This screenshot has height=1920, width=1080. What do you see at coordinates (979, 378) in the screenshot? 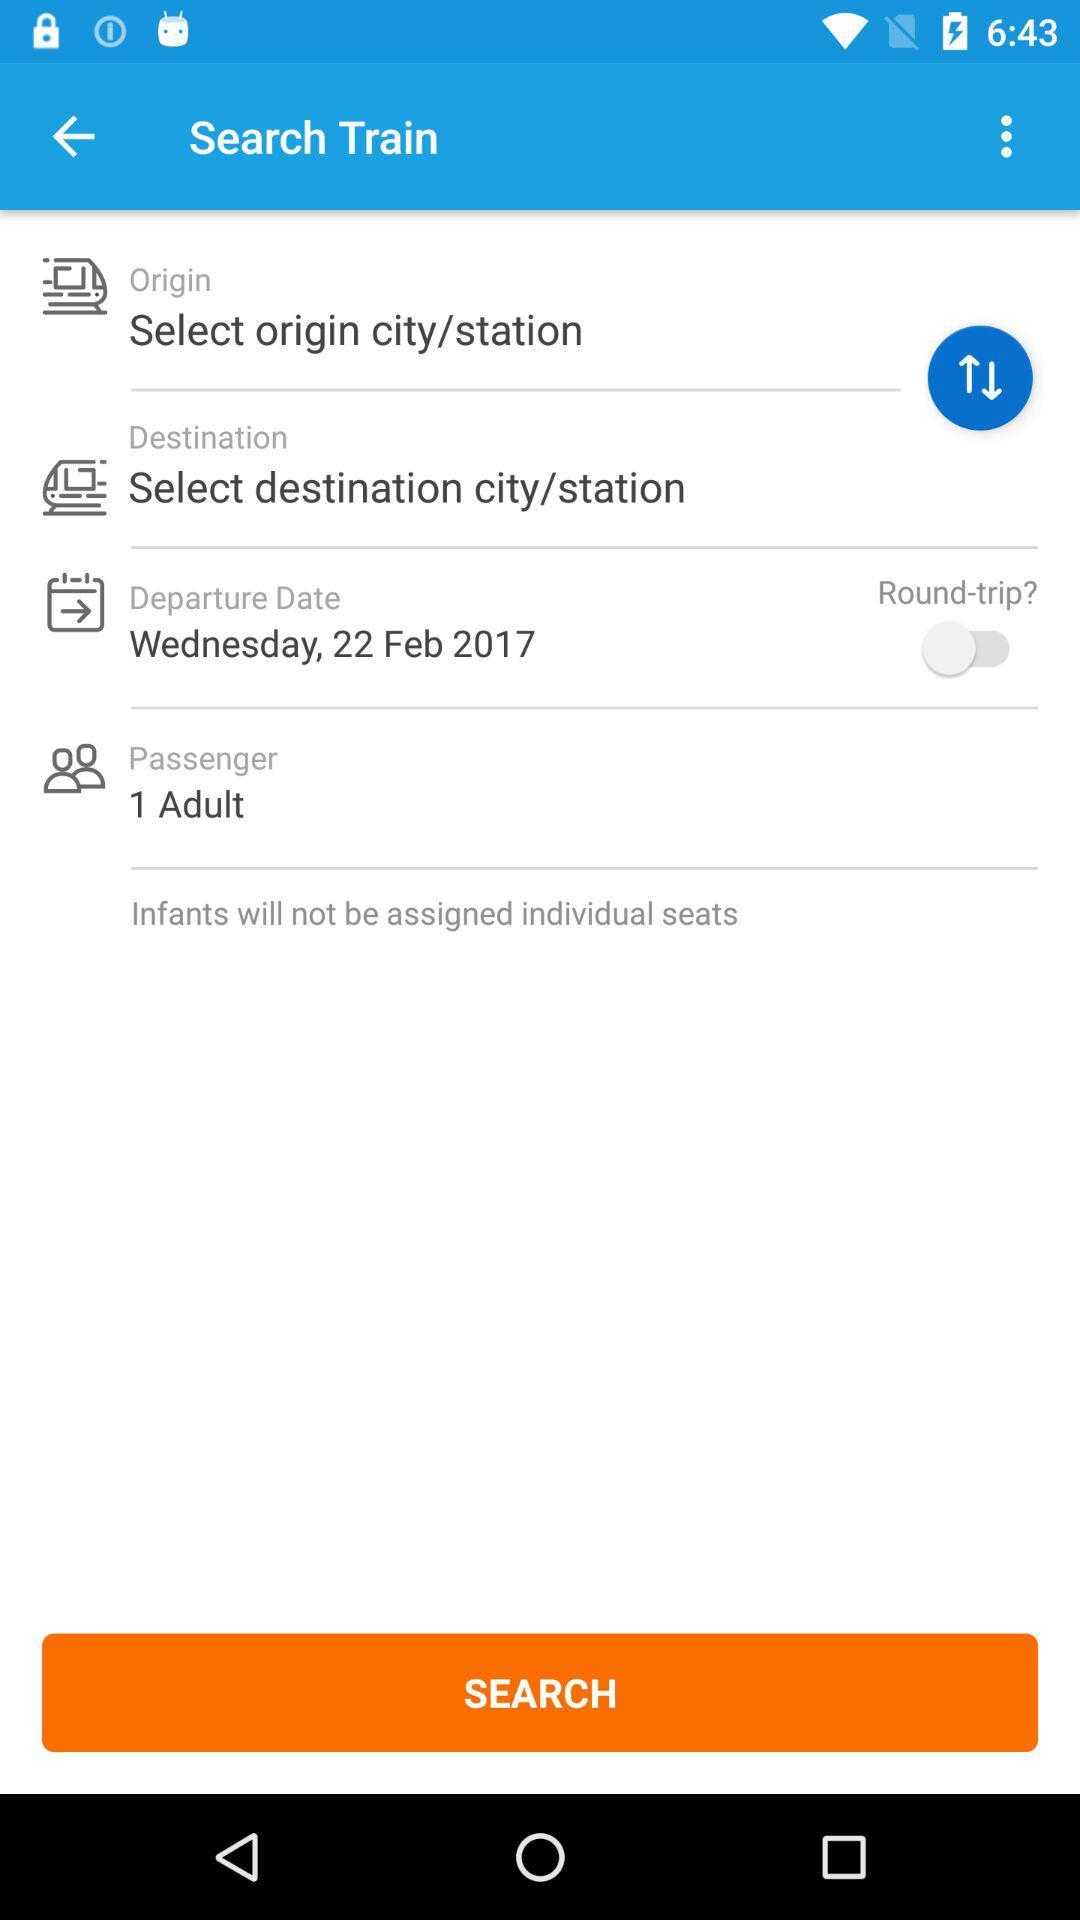
I see `the orgin city station` at bounding box center [979, 378].